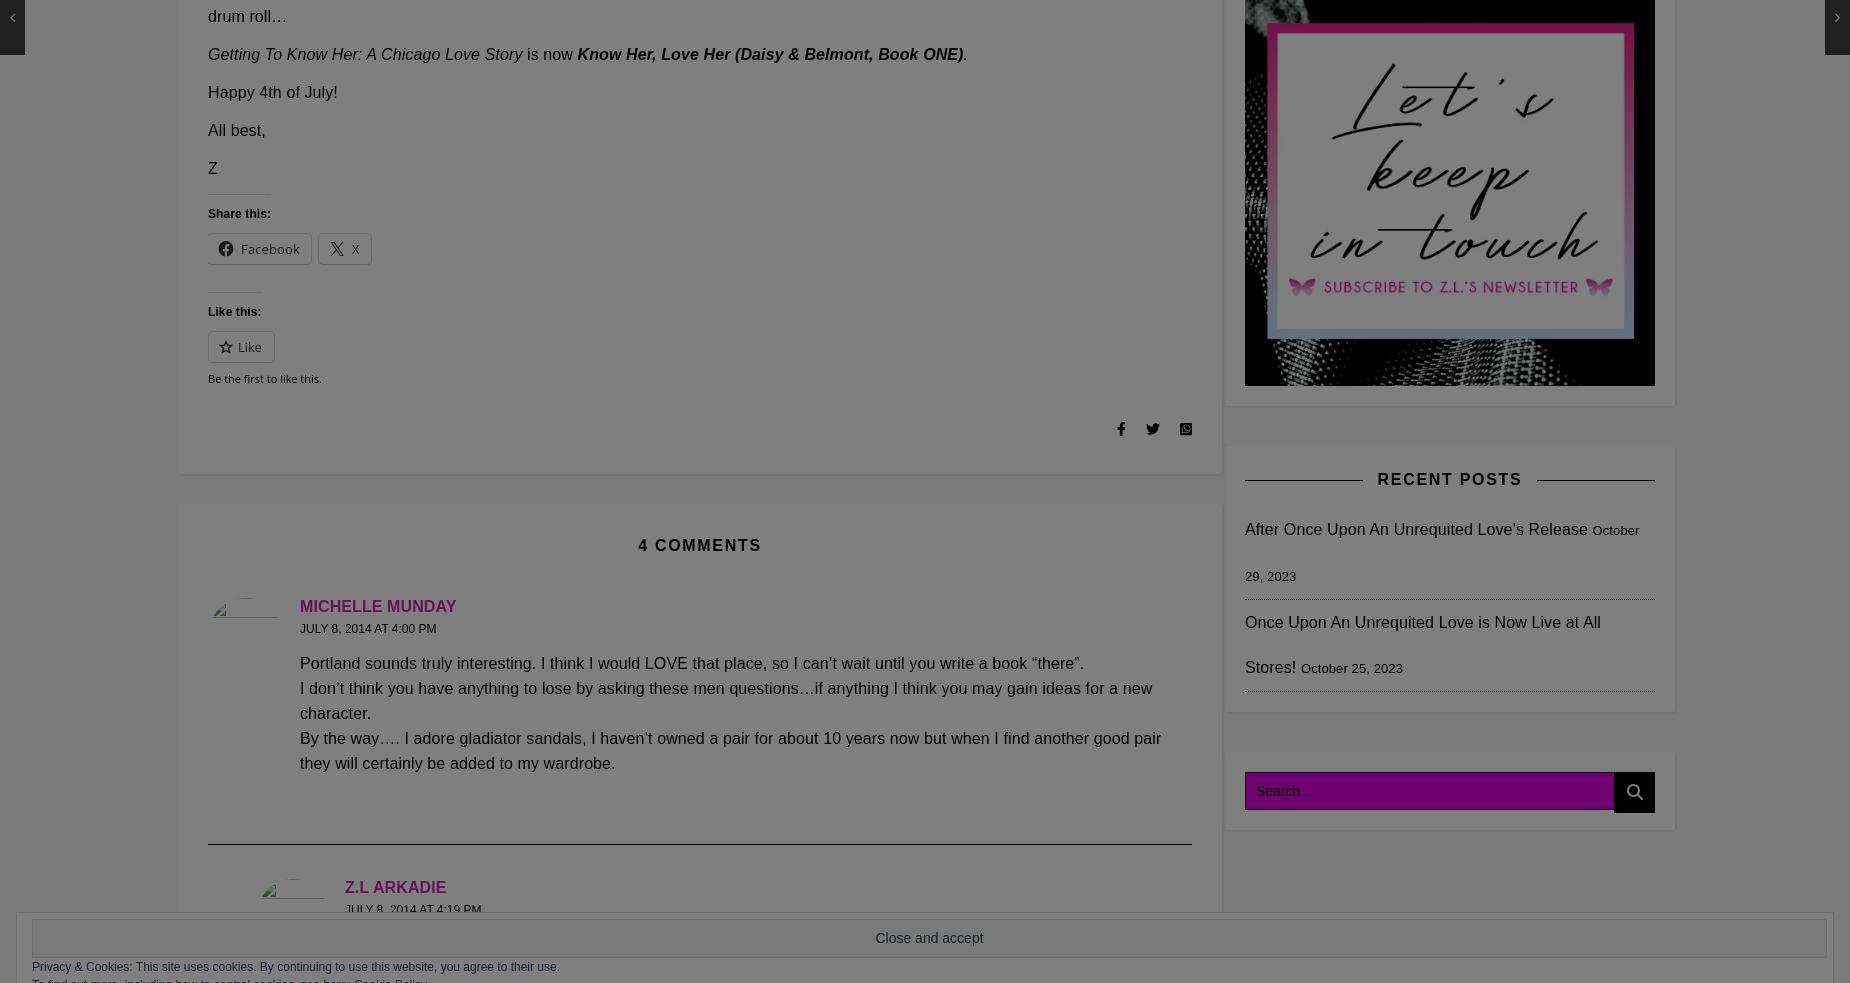 This screenshot has width=1850, height=983. I want to click on 'Z', so click(206, 168).